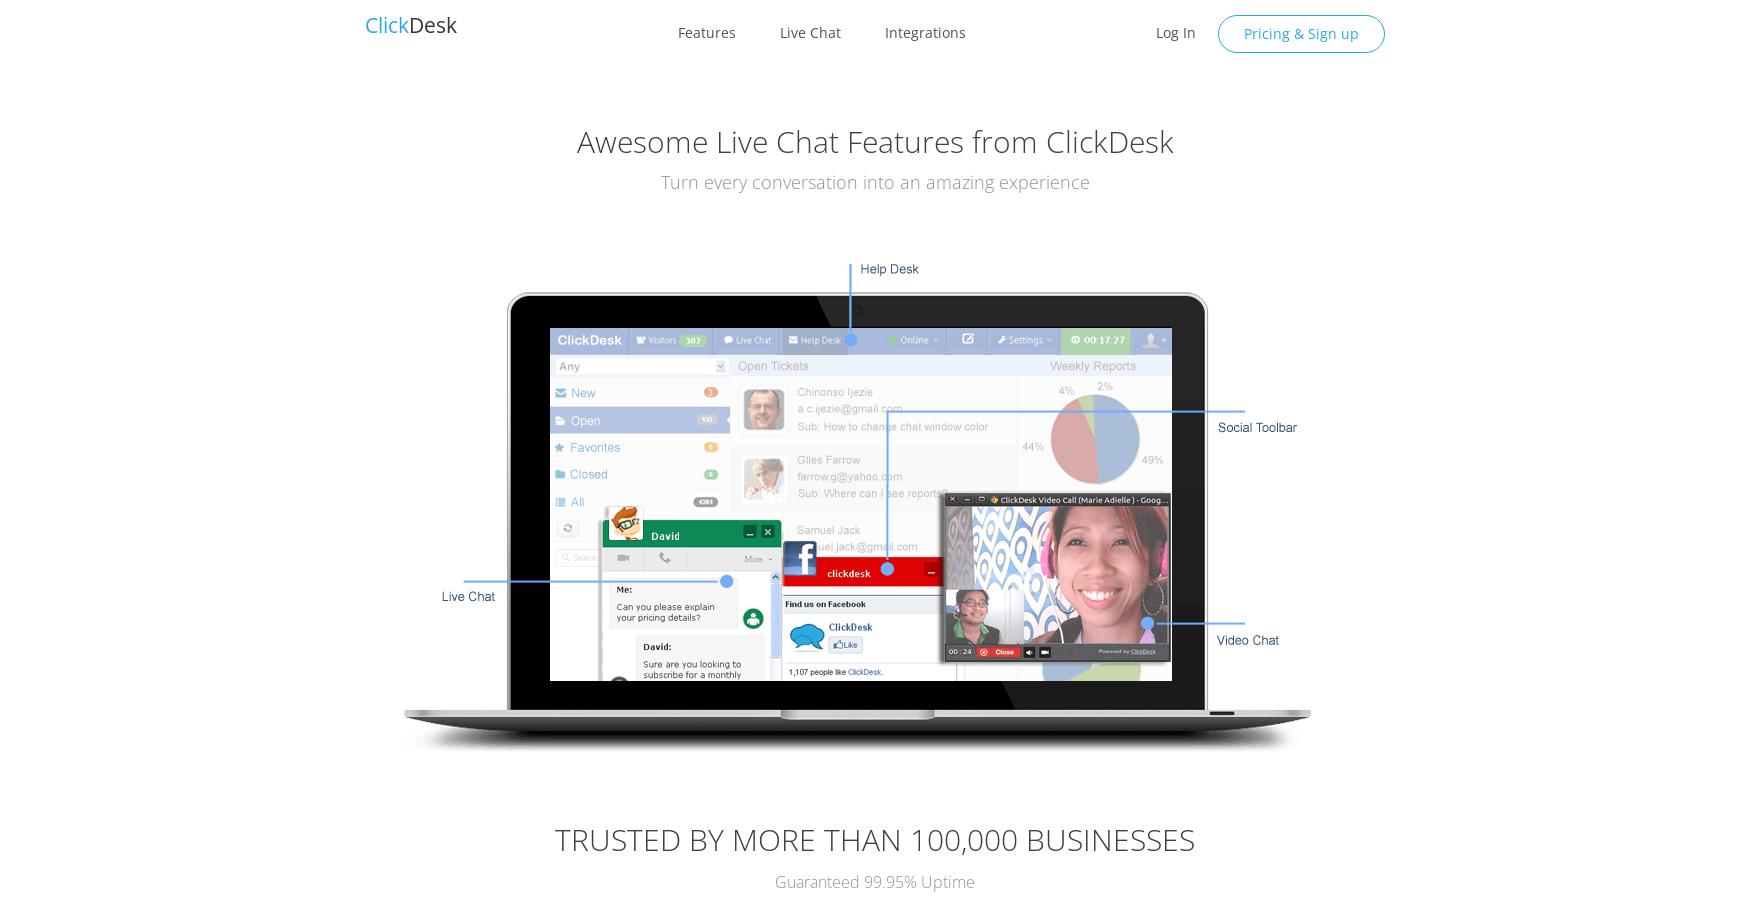 The height and width of the screenshot is (907, 1750). Describe the element at coordinates (385, 24) in the screenshot. I see `'Click'` at that location.